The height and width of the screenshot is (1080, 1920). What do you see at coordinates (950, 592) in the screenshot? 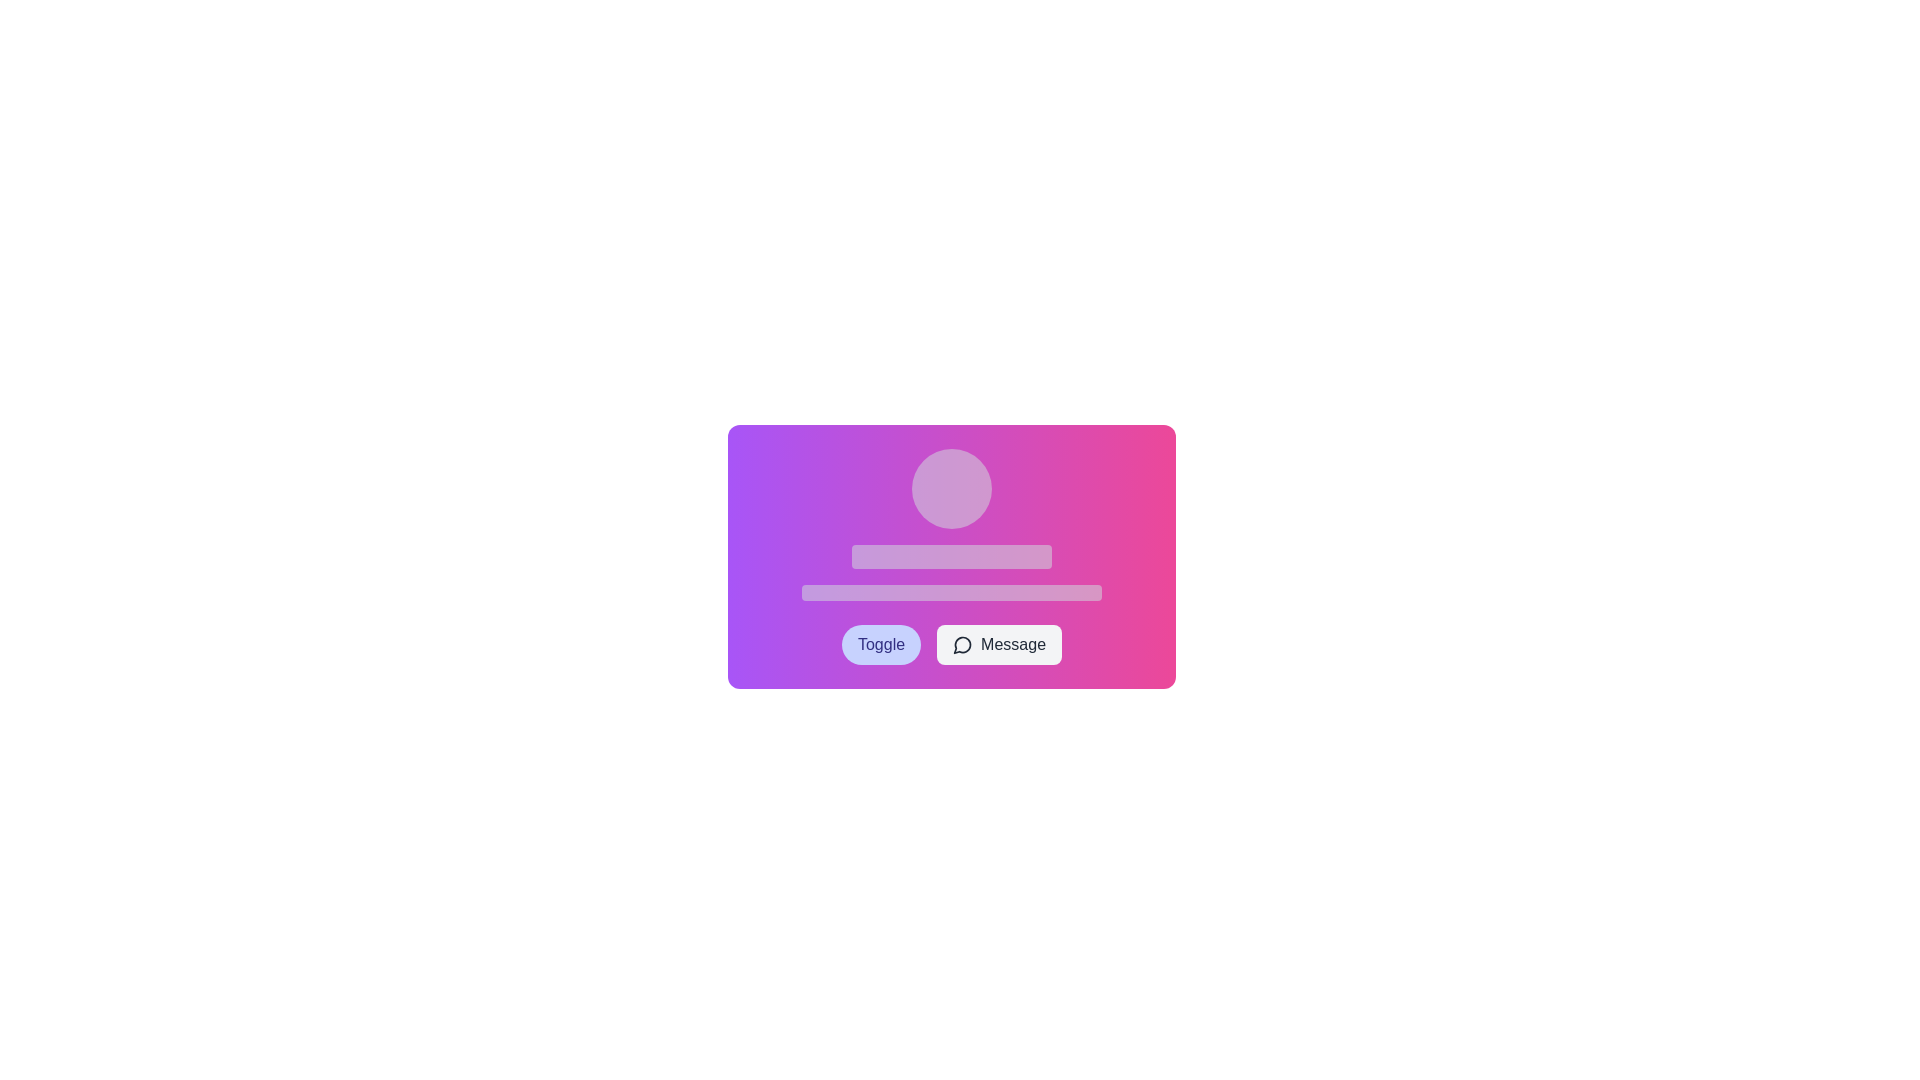
I see `the Placeholder bar or progress bar, which is a rectangular element with a soft rounded border and a gray fill color, located near the bottom of a vertically-aligned group of UI elements` at bounding box center [950, 592].